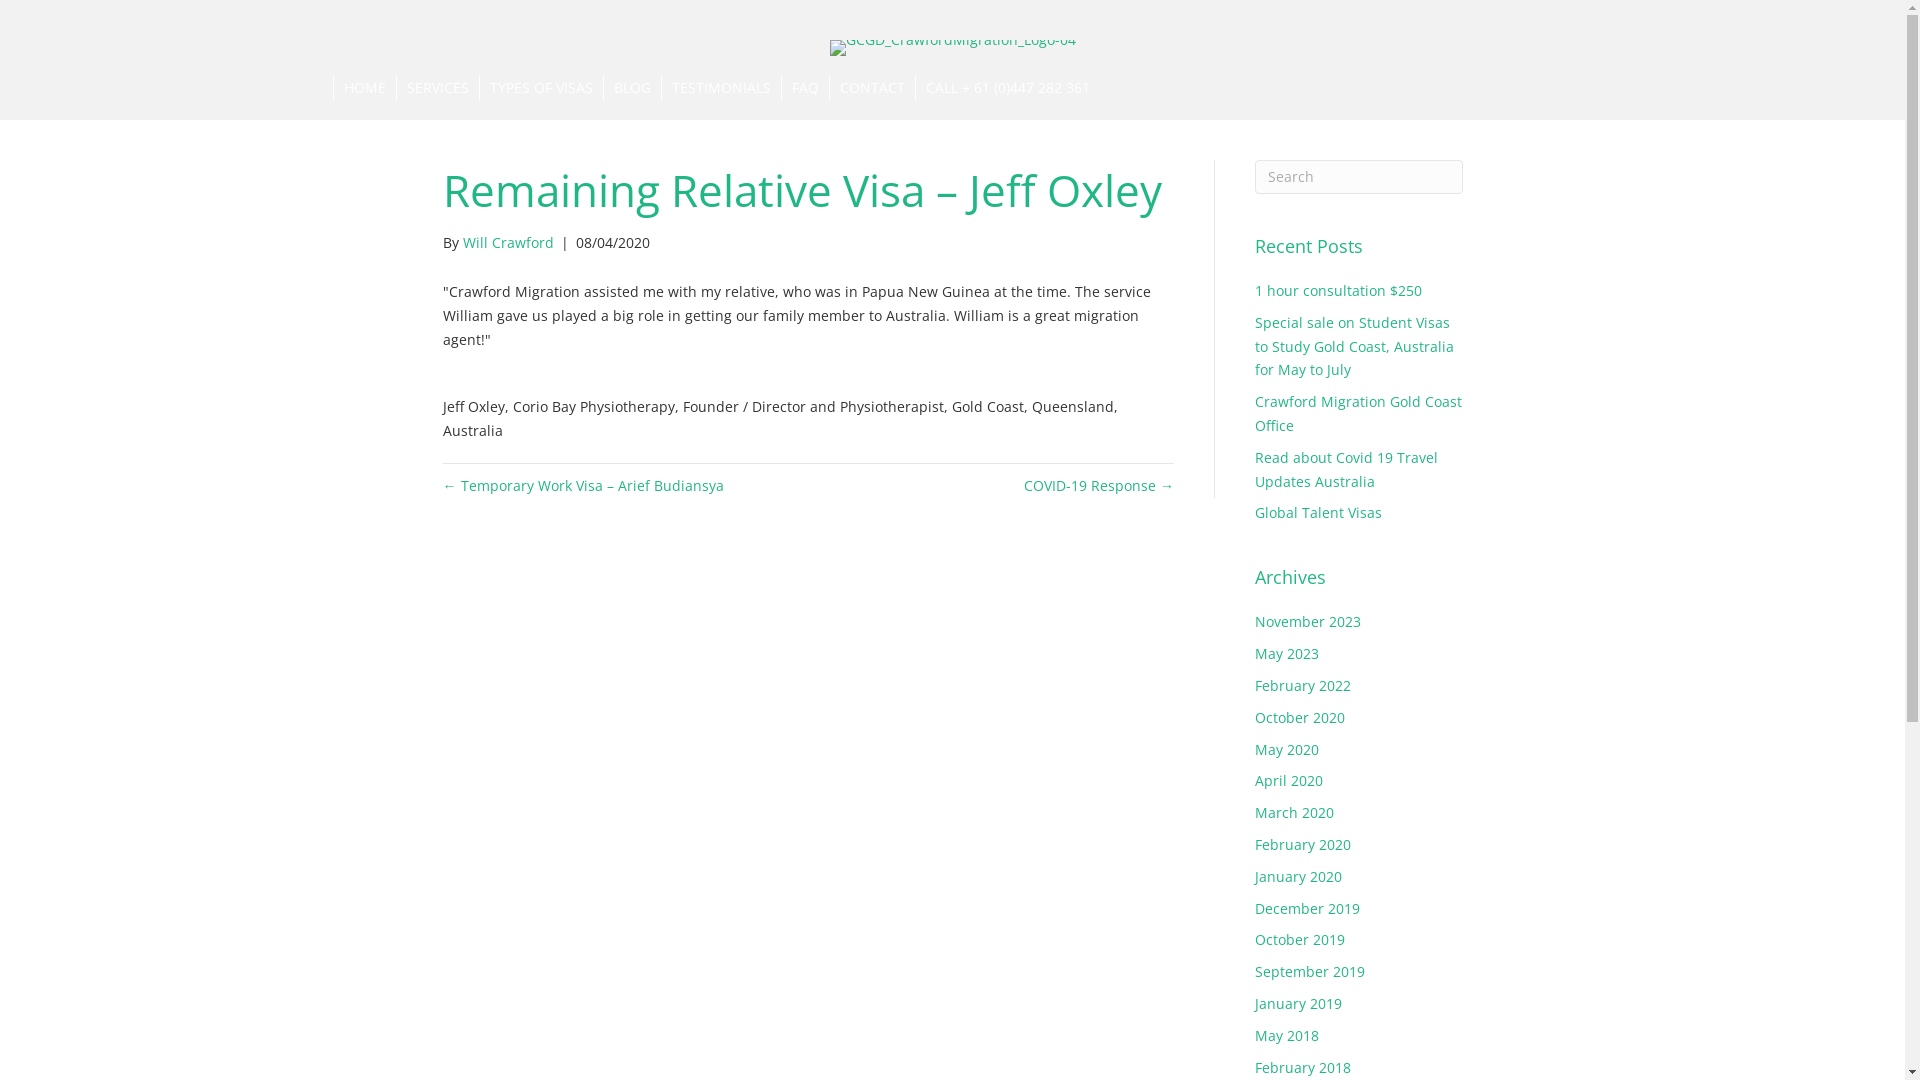  I want to click on 'Global Talent Visas', so click(1318, 511).